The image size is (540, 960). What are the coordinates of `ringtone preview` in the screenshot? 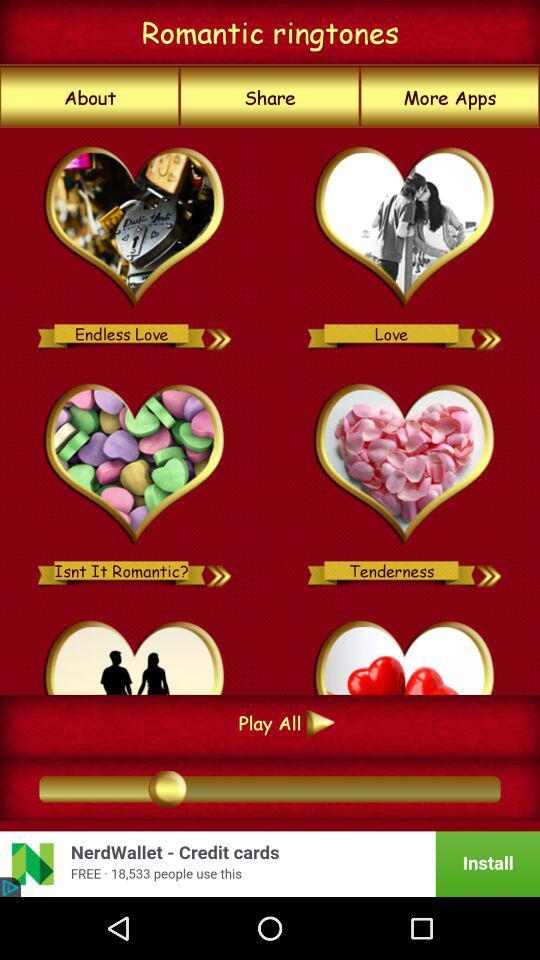 It's located at (219, 333).